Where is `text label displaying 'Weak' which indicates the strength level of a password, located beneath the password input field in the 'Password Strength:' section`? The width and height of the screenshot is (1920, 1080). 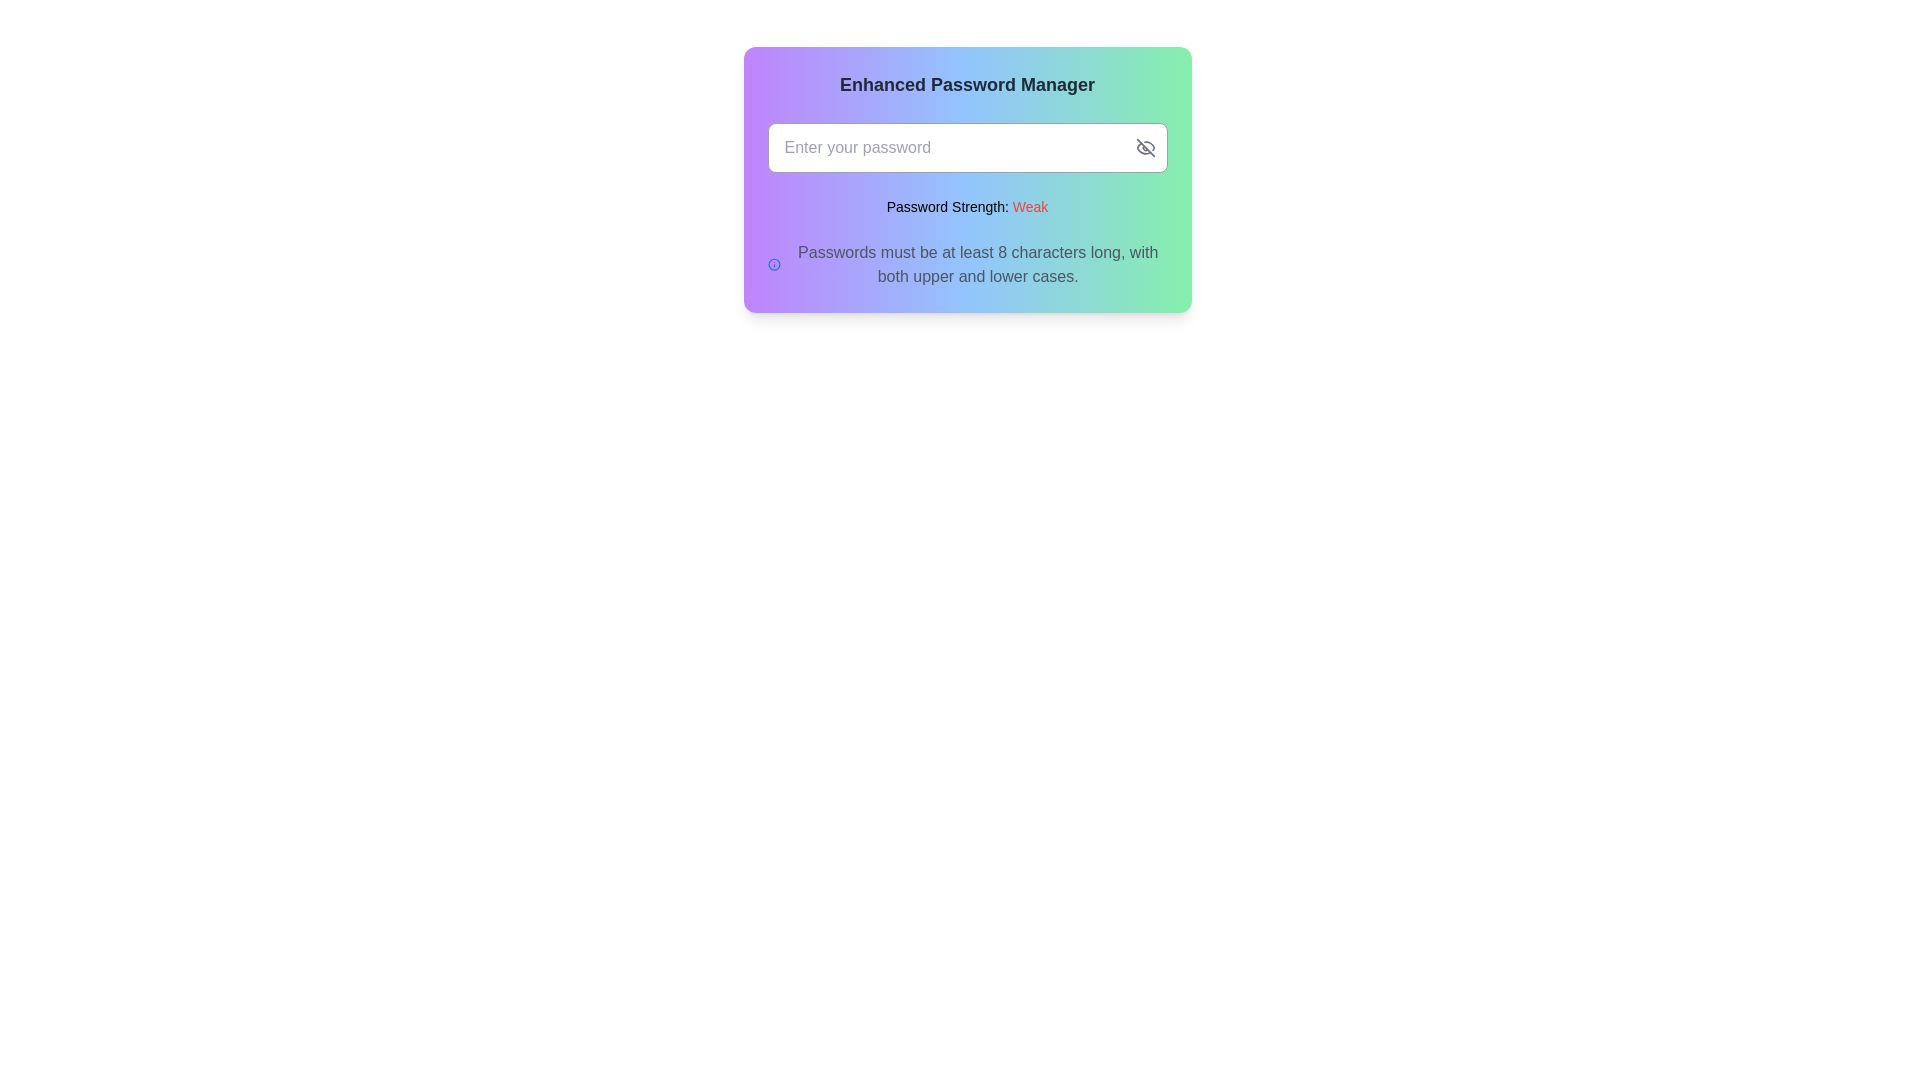
text label displaying 'Weak' which indicates the strength level of a password, located beneath the password input field in the 'Password Strength:' section is located at coordinates (1030, 207).